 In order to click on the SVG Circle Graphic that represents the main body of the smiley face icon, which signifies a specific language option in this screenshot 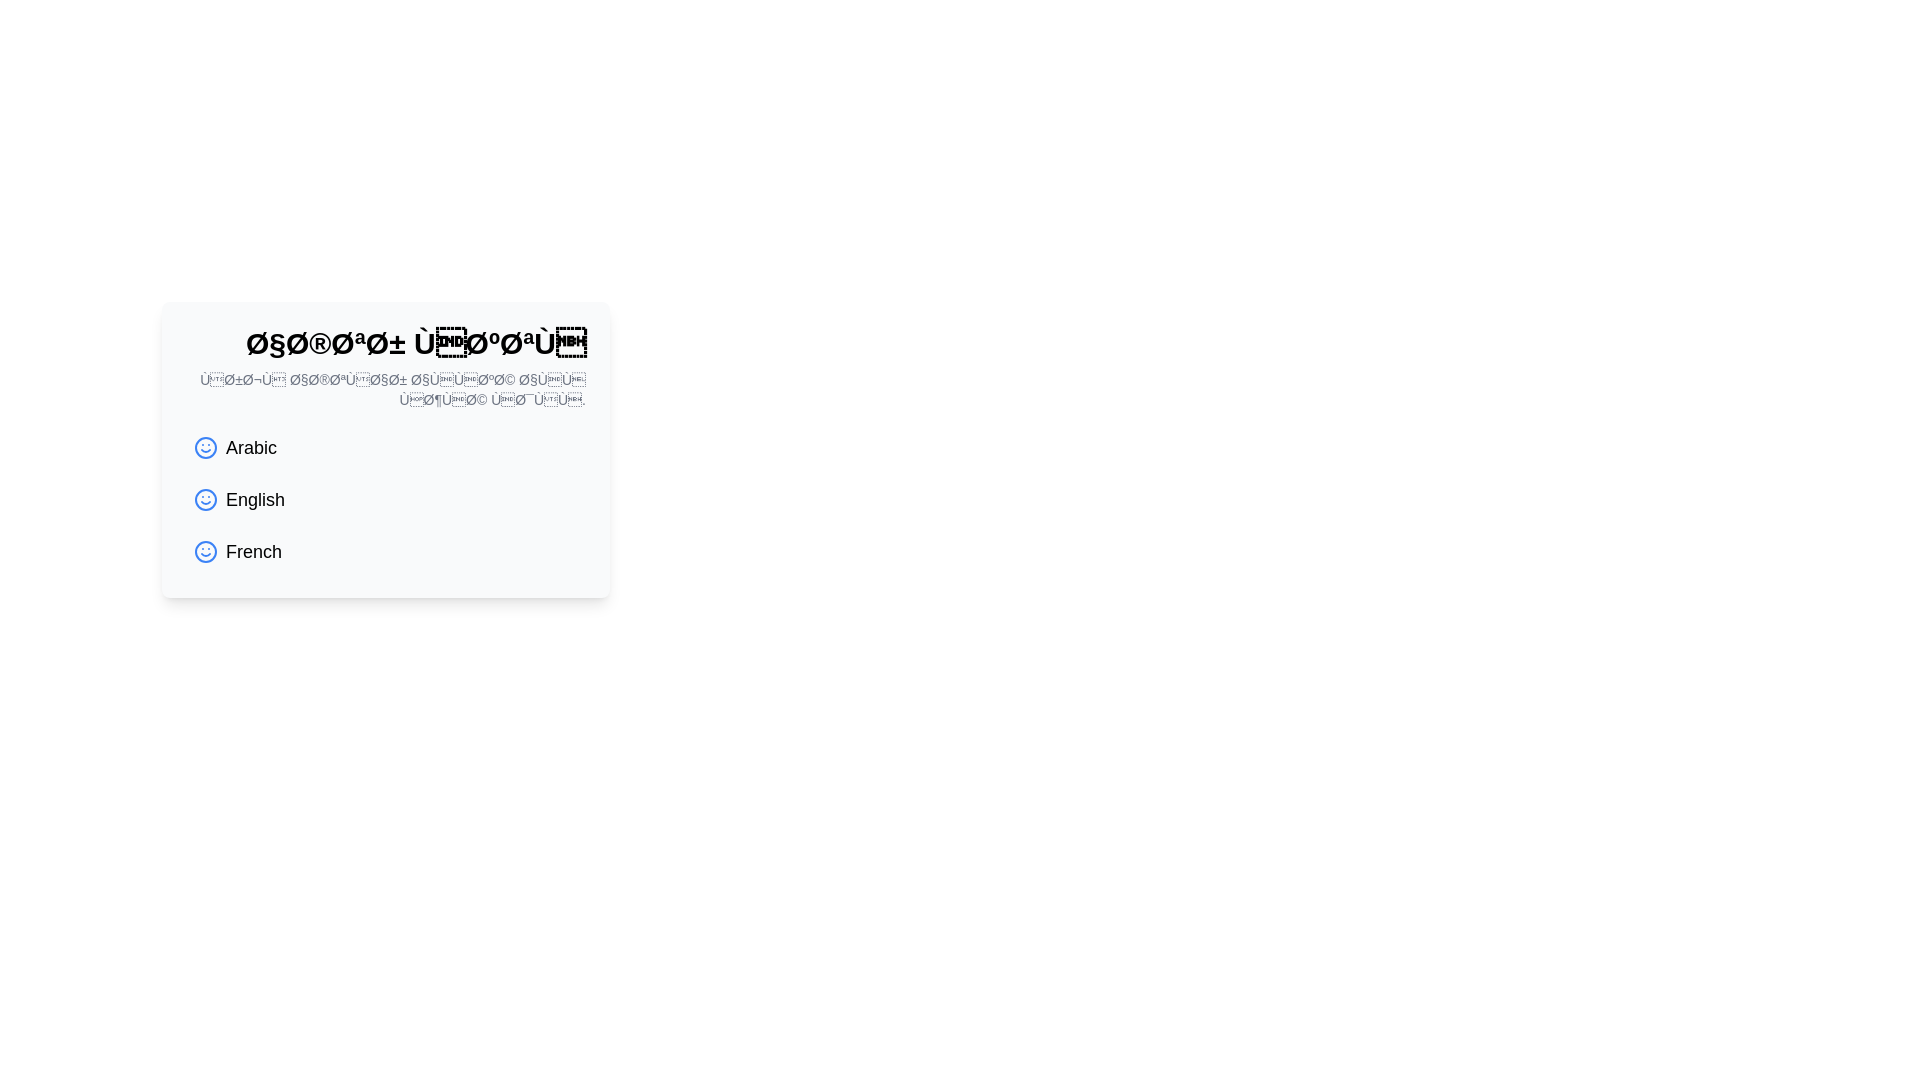, I will do `click(206, 446)`.